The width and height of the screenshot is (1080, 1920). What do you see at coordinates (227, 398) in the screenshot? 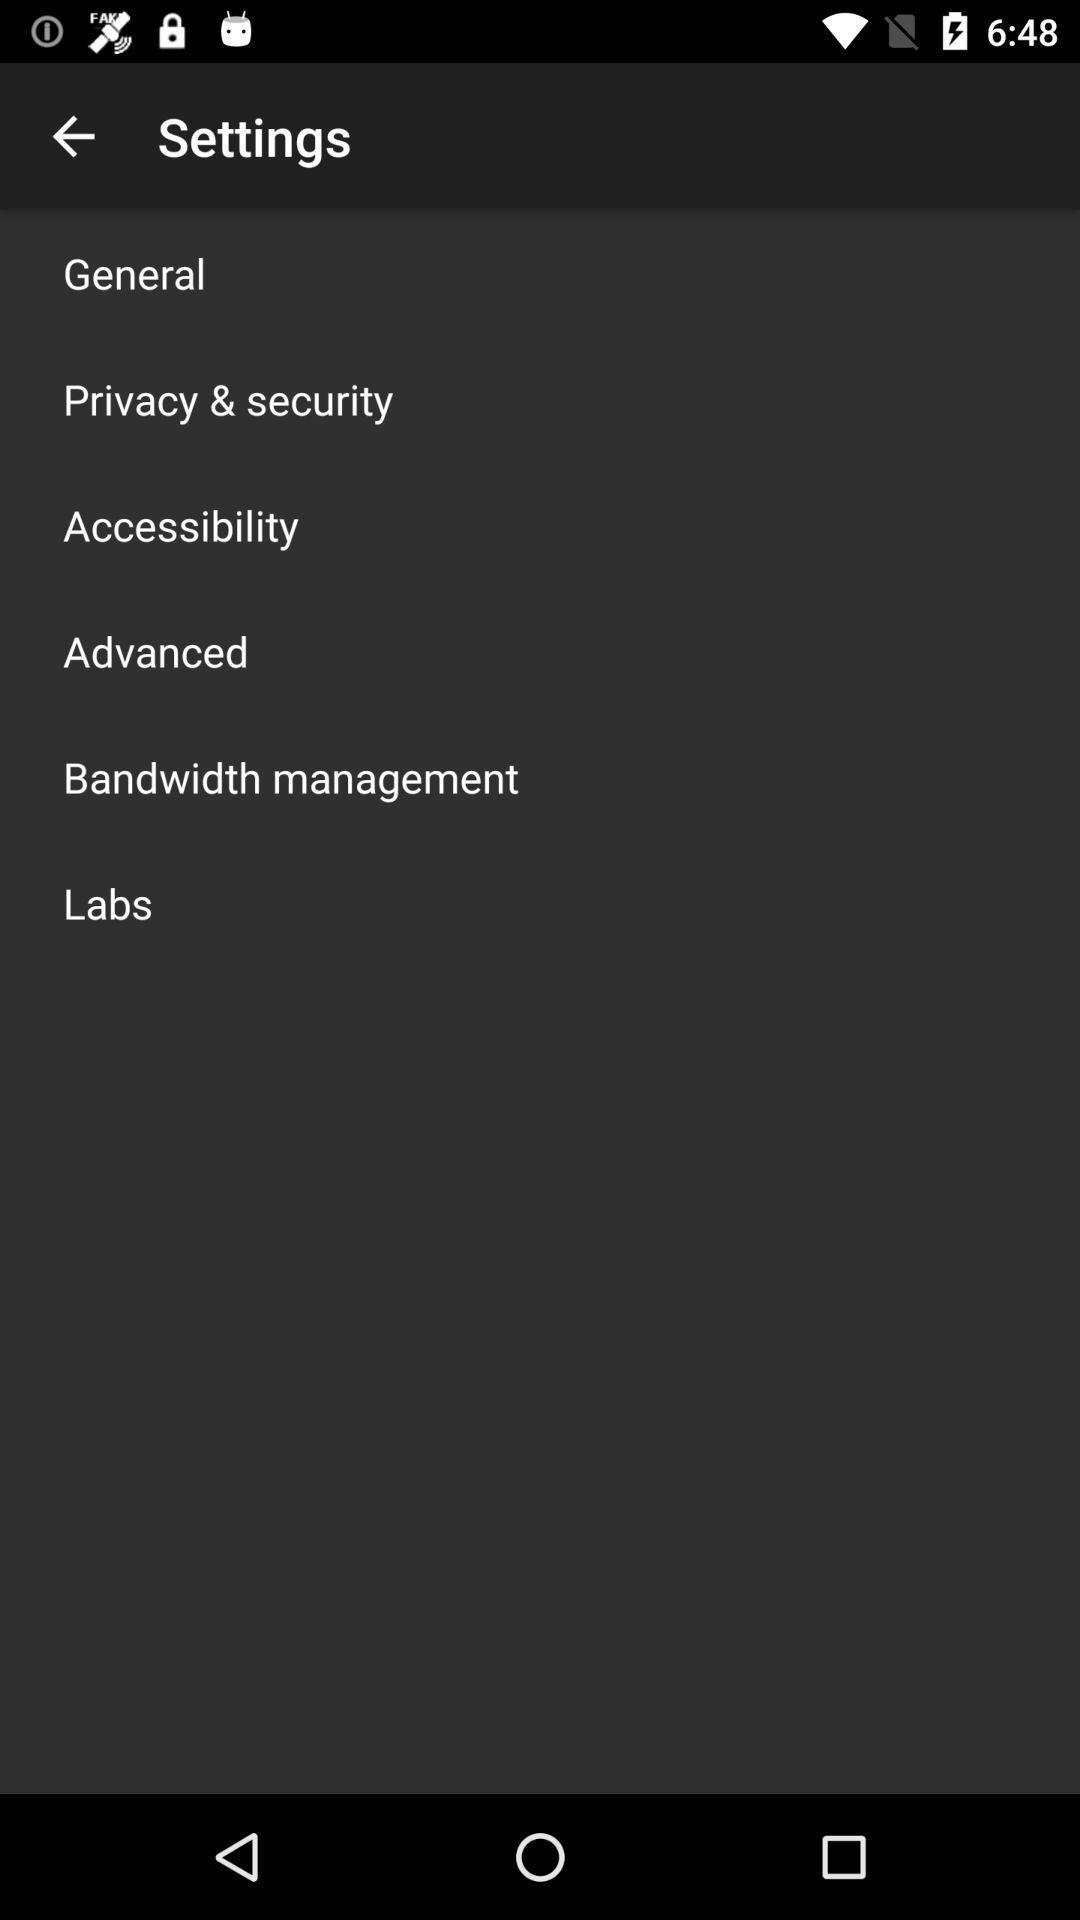
I see `item above accessibility app` at bounding box center [227, 398].